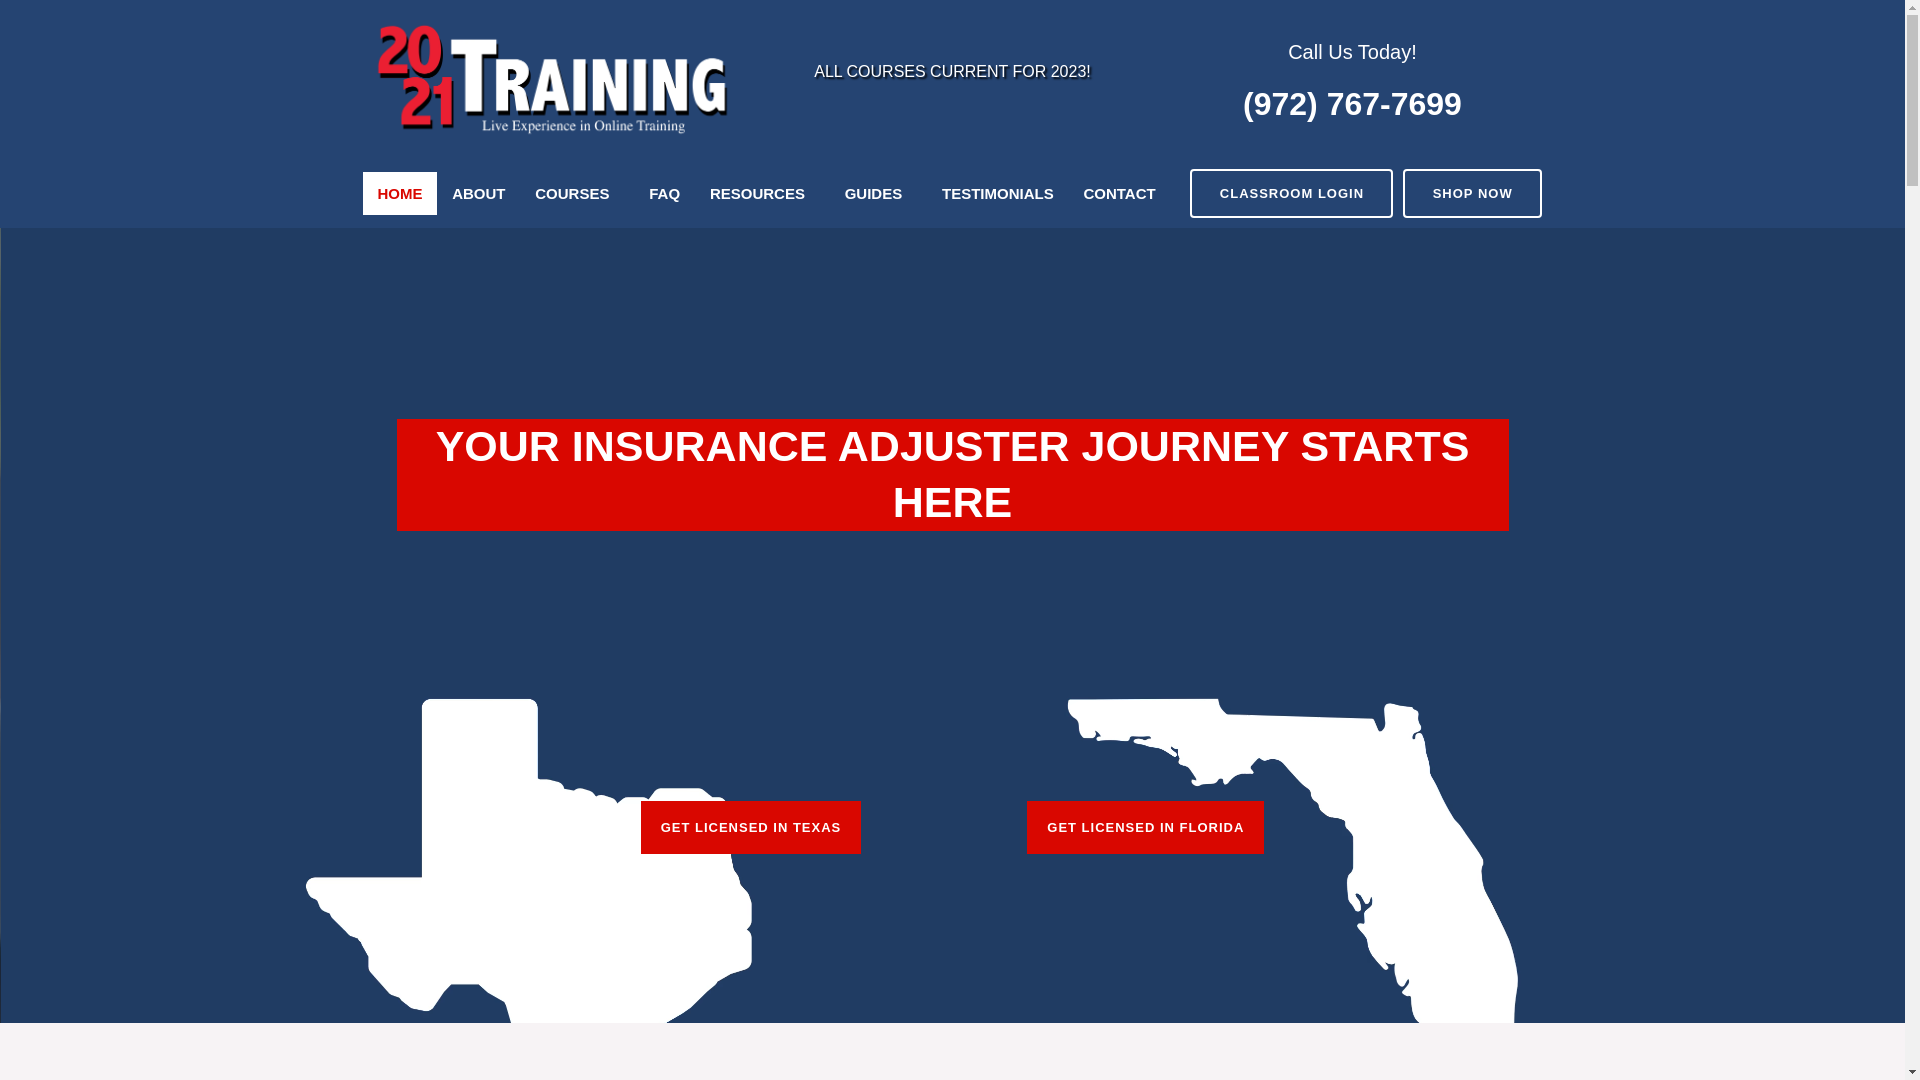 This screenshot has width=1920, height=1080. I want to click on 'RESOURCES', so click(761, 193).